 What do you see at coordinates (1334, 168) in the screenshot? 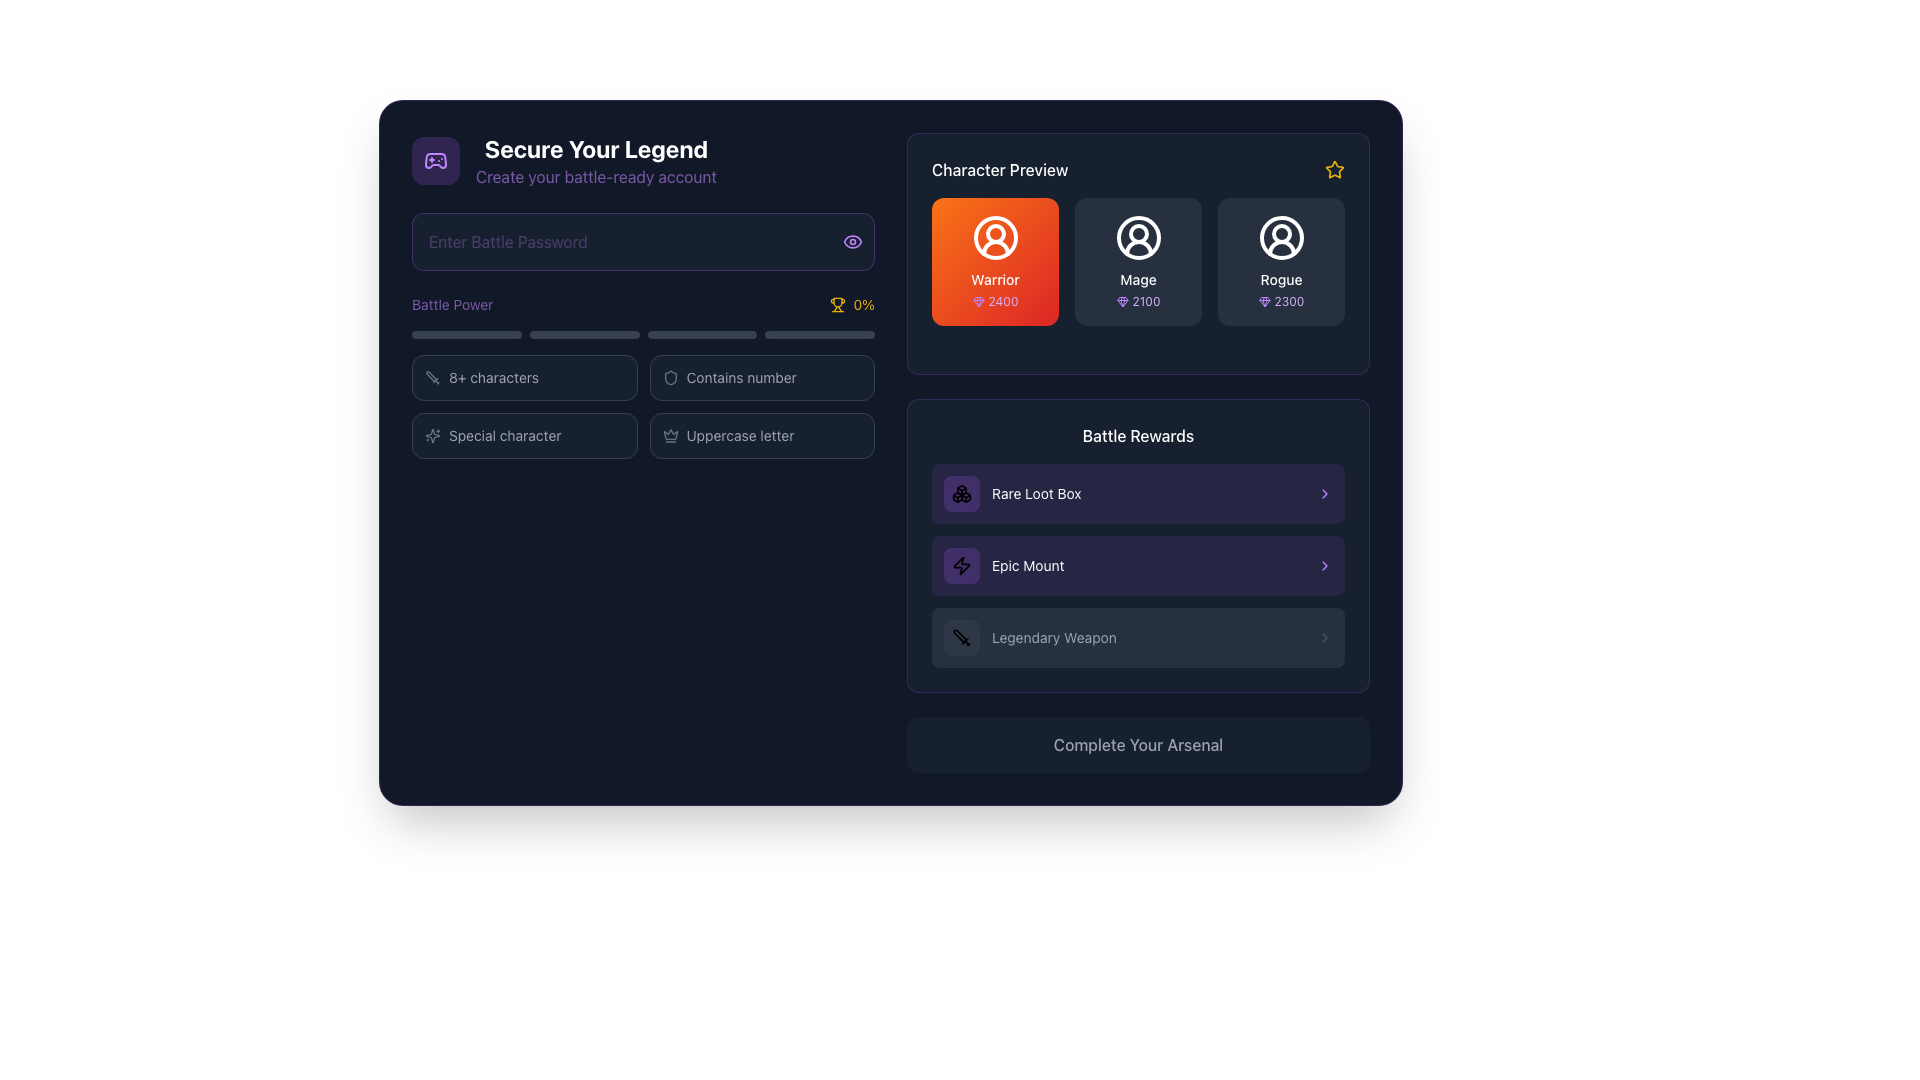
I see `the star-shaped icon located at the top-right corner of the 'Character Preview' section to interact with it` at bounding box center [1334, 168].